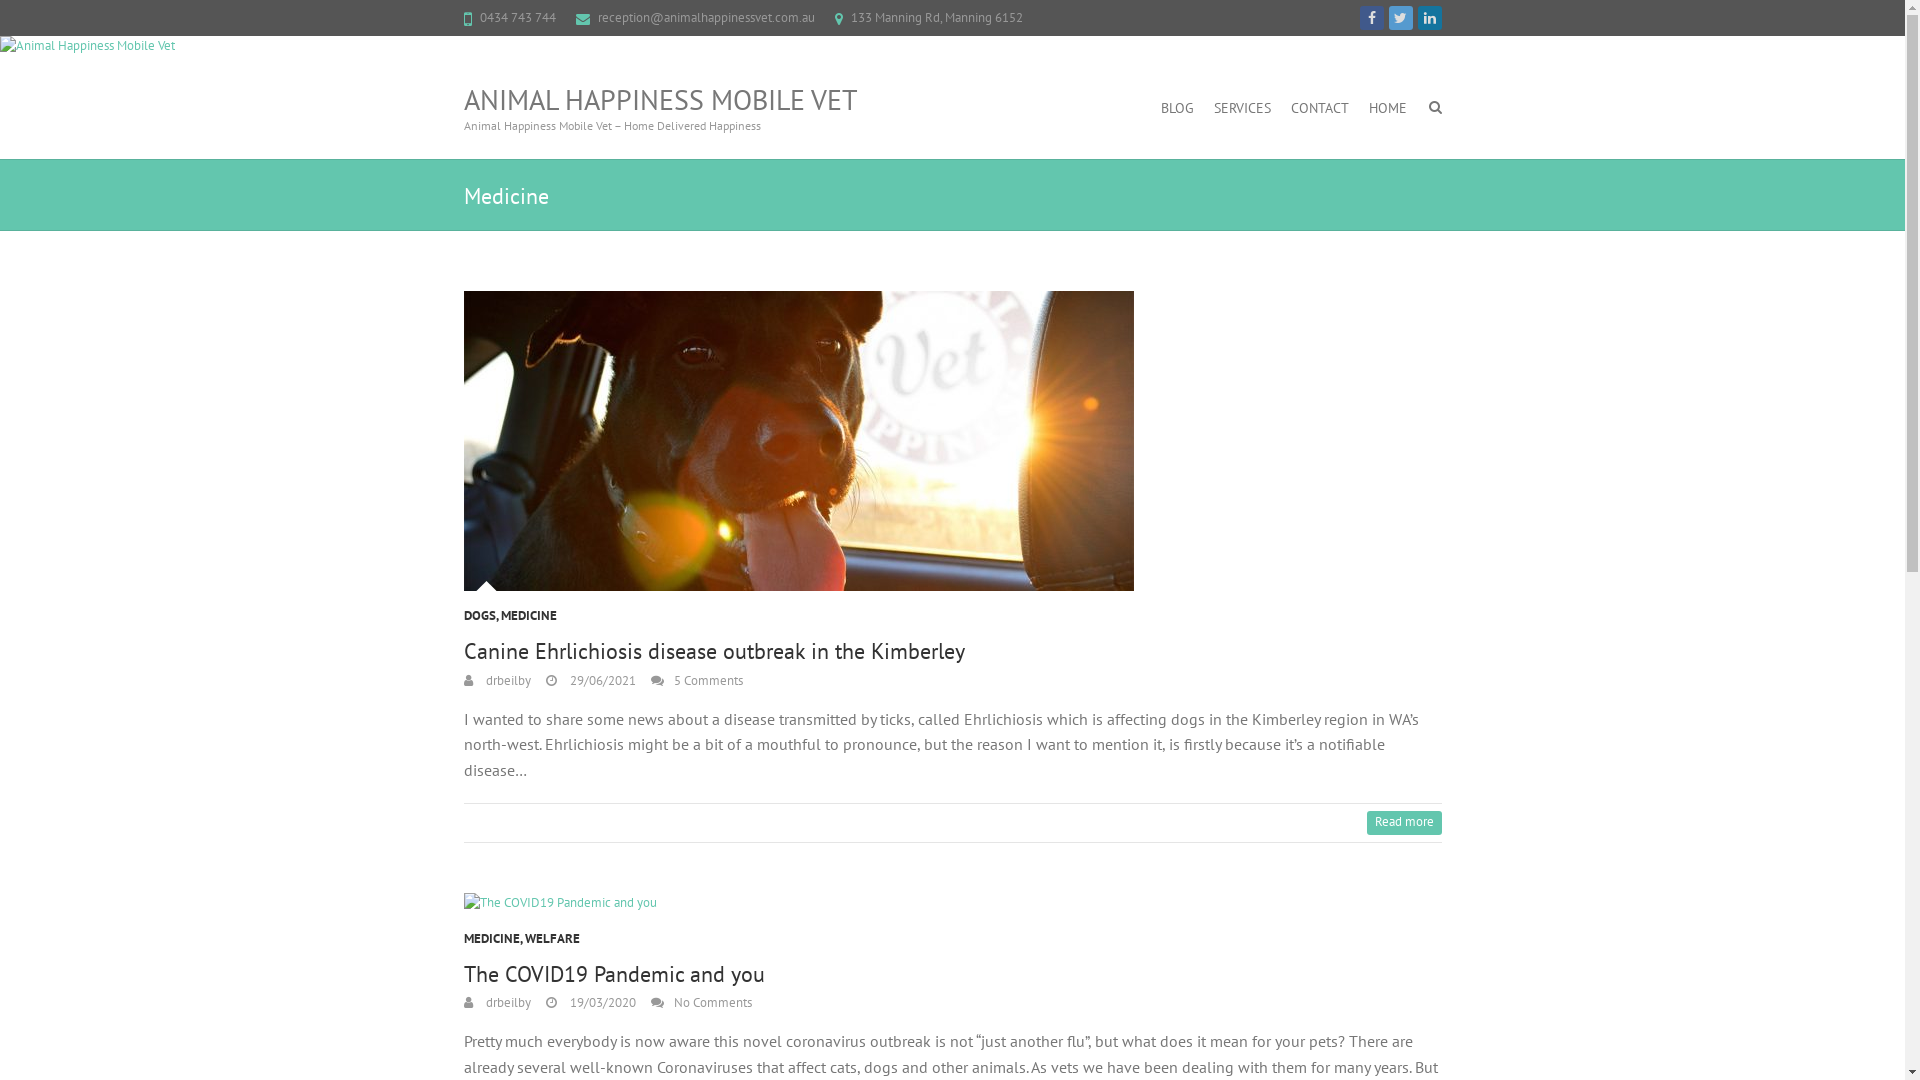 The image size is (1920, 1080). I want to click on '19/03/2020', so click(589, 1002).